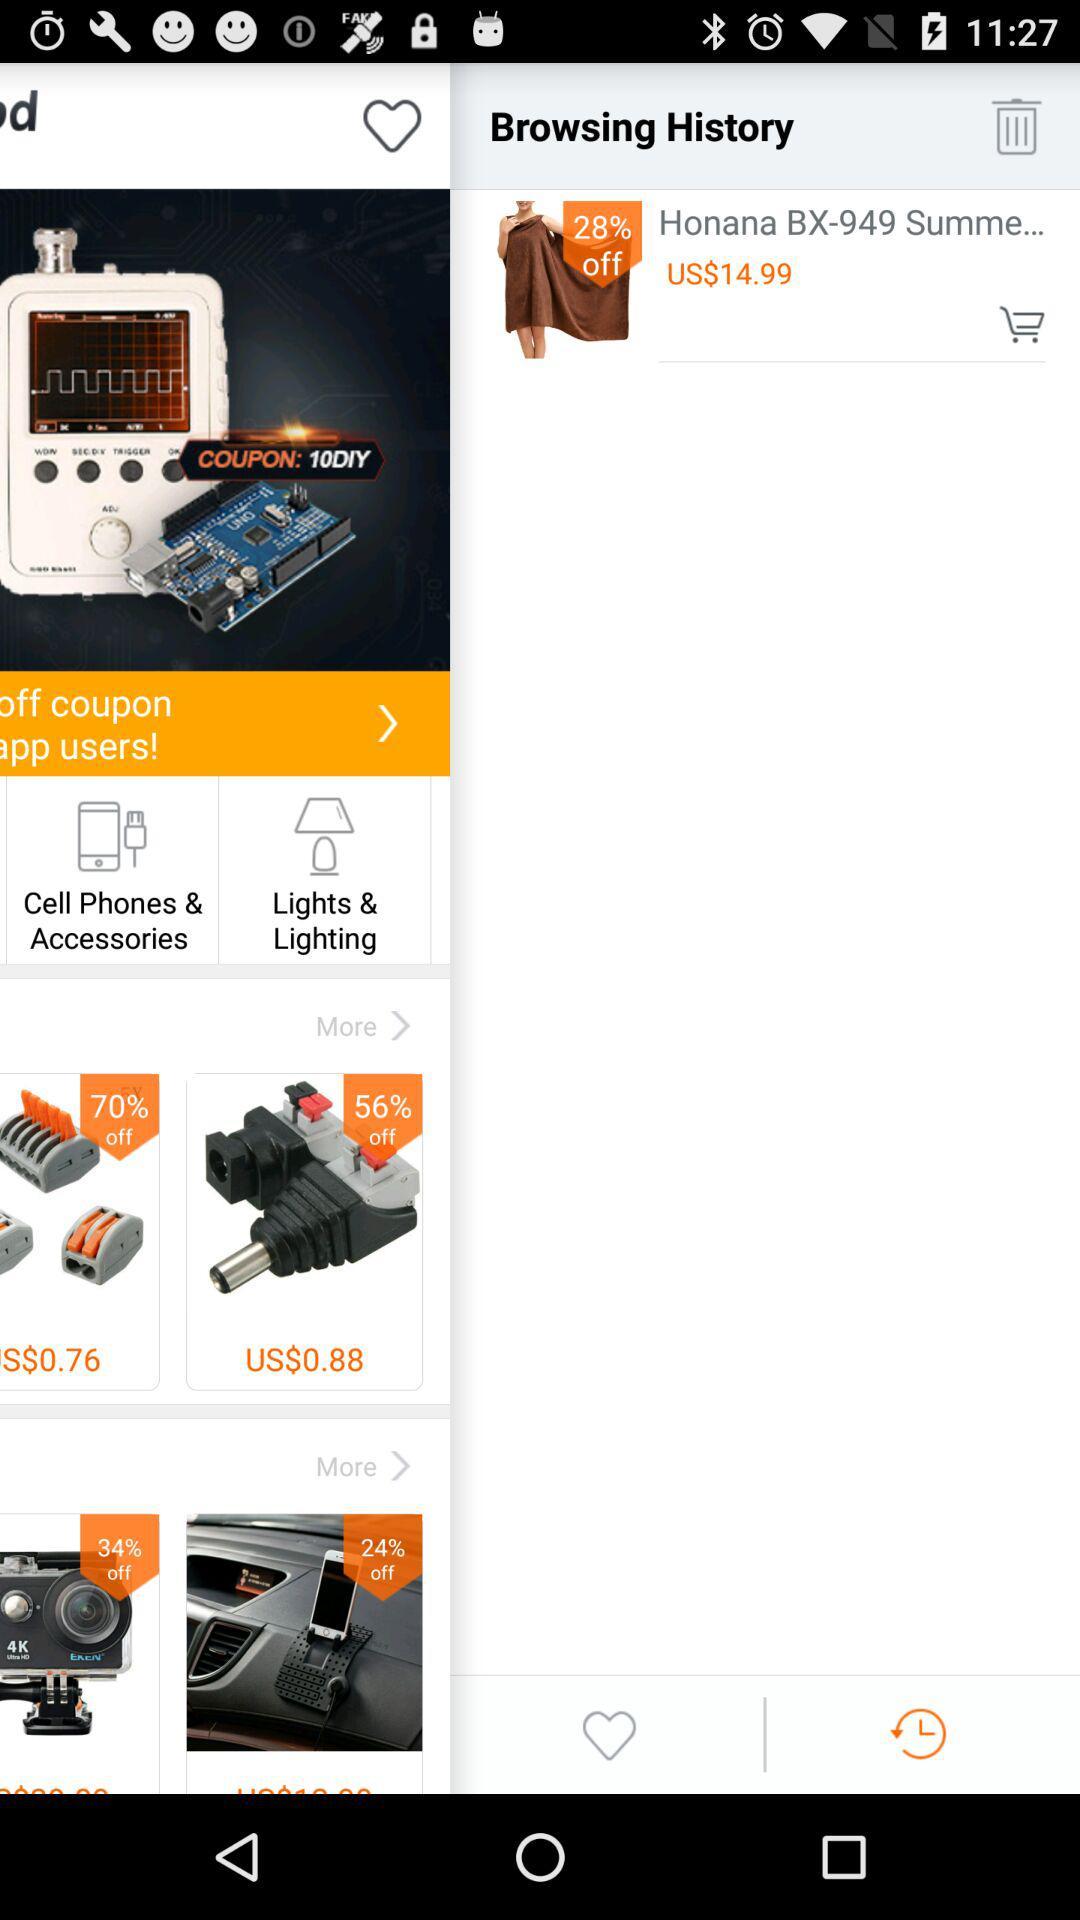 This screenshot has height=1920, width=1080. What do you see at coordinates (1022, 324) in the screenshot?
I see `cart icon` at bounding box center [1022, 324].